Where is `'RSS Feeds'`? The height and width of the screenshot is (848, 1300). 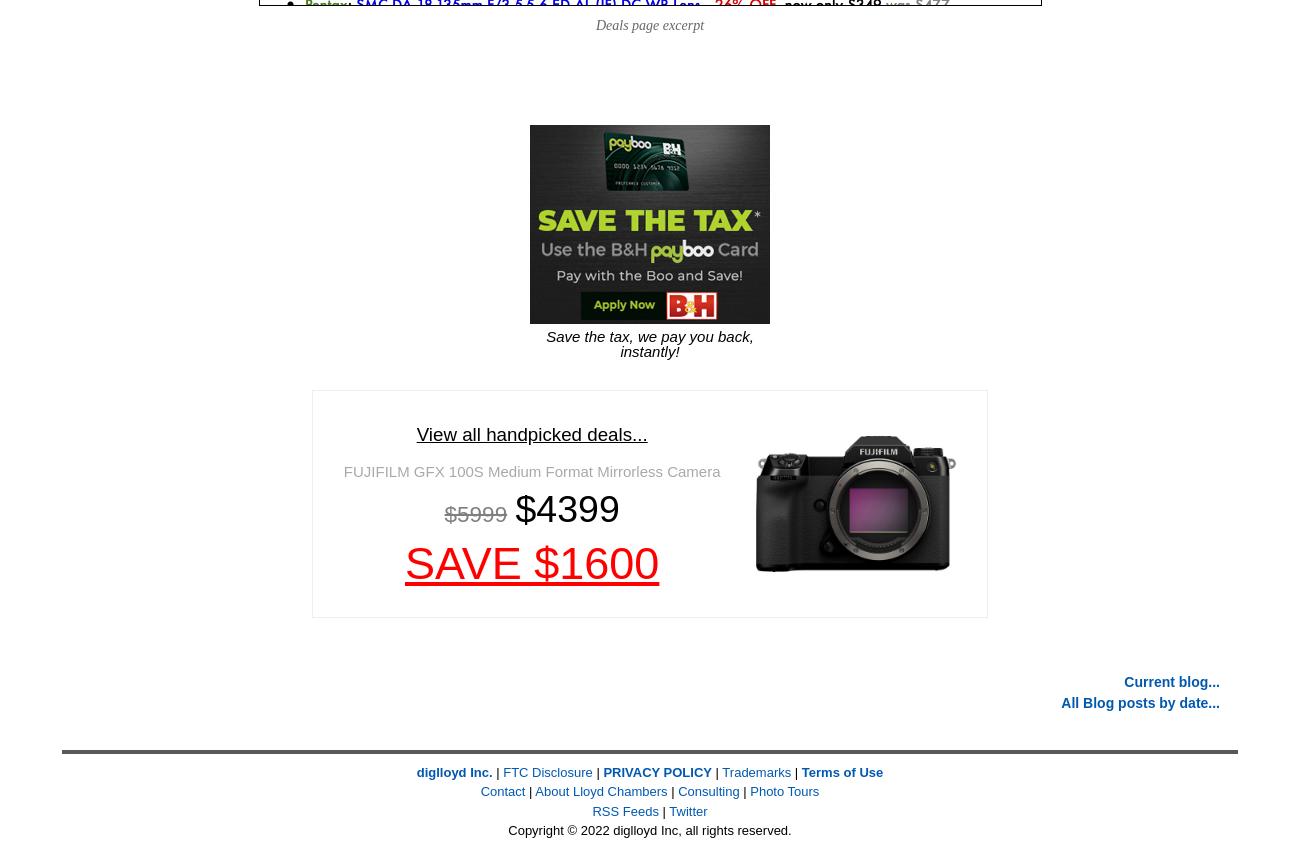 'RSS Feeds' is located at coordinates (625, 810).